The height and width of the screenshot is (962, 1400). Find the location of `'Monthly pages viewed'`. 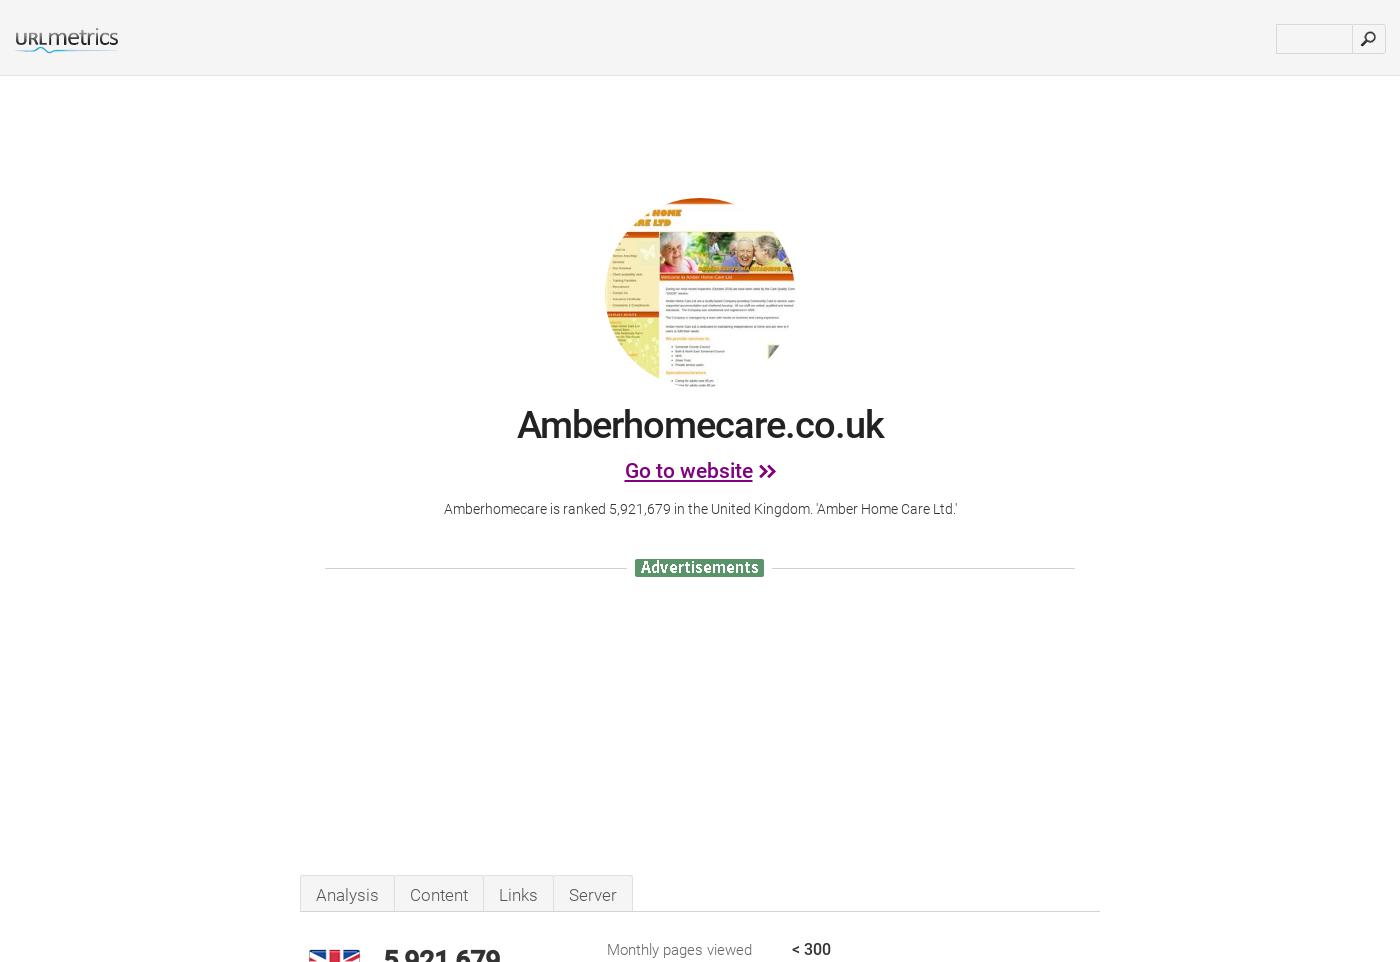

'Monthly pages viewed' is located at coordinates (679, 949).